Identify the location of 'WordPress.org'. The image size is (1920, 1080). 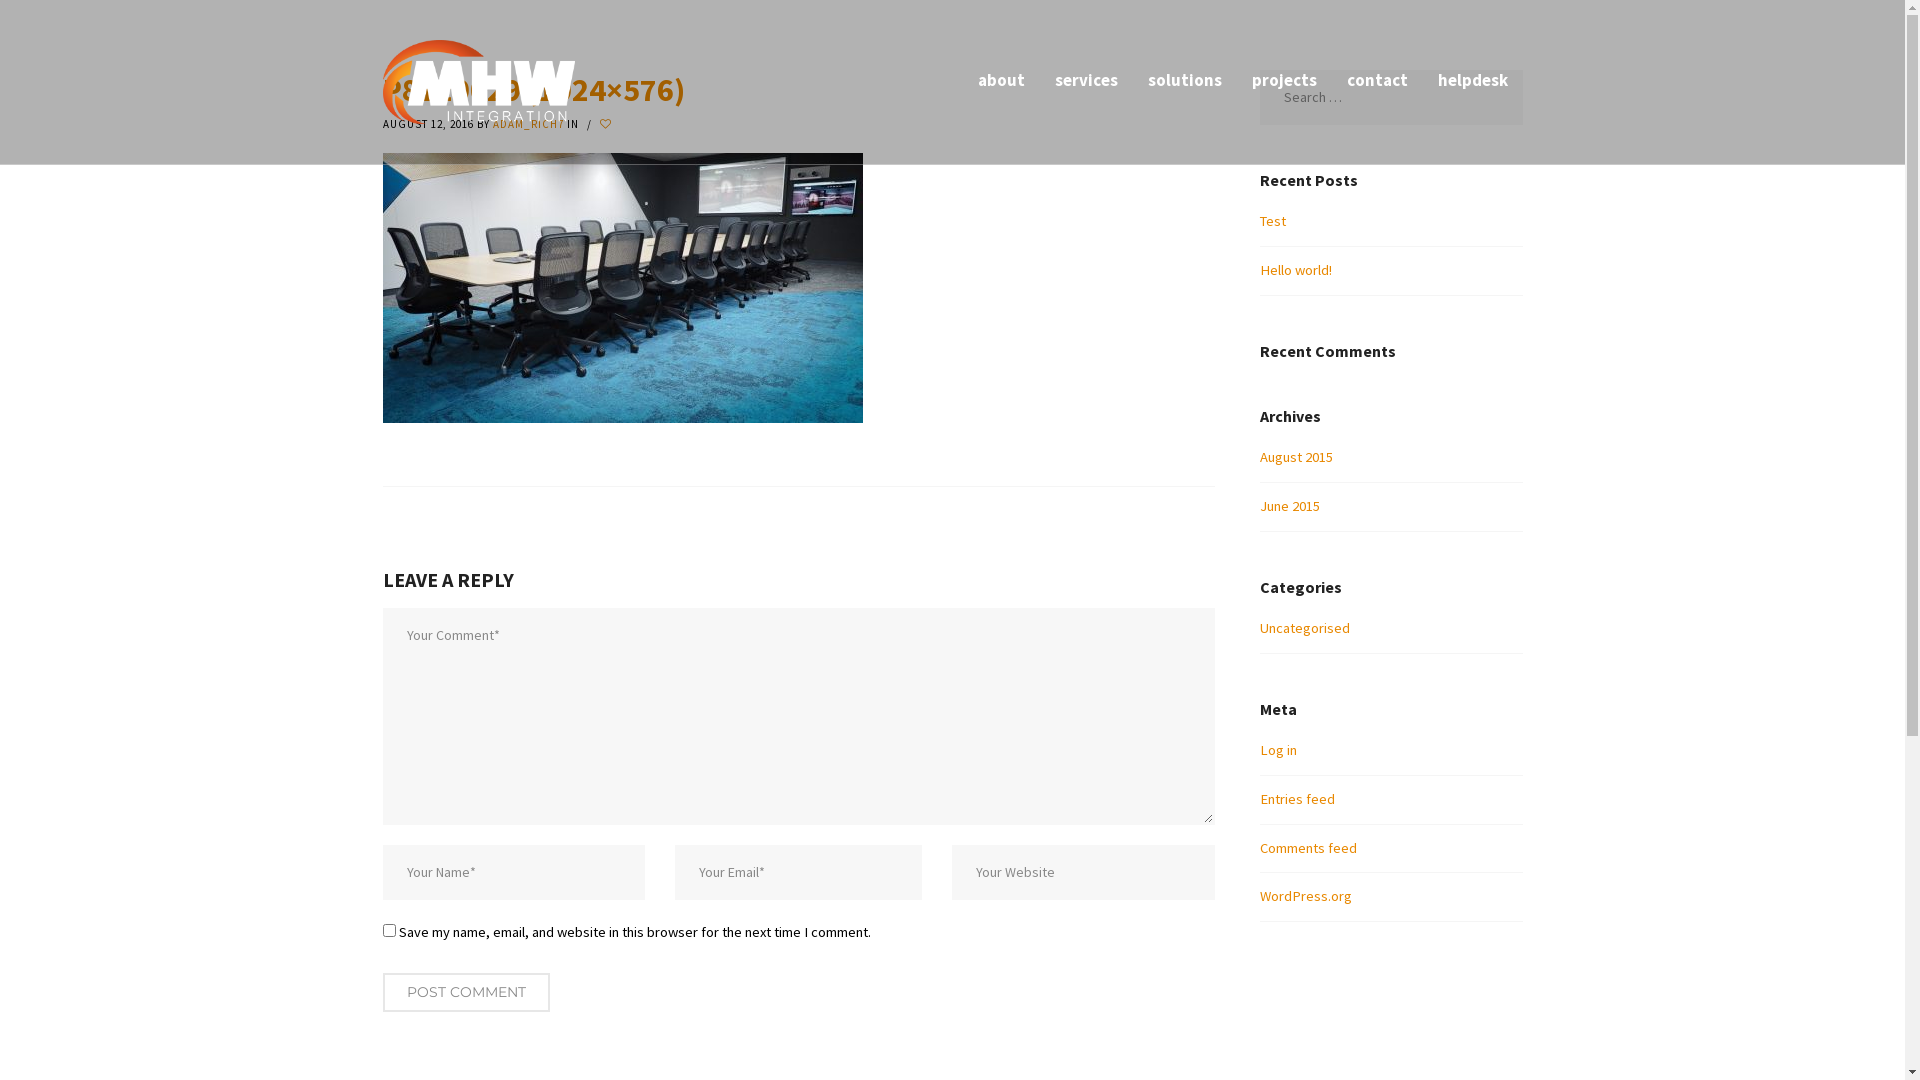
(1258, 894).